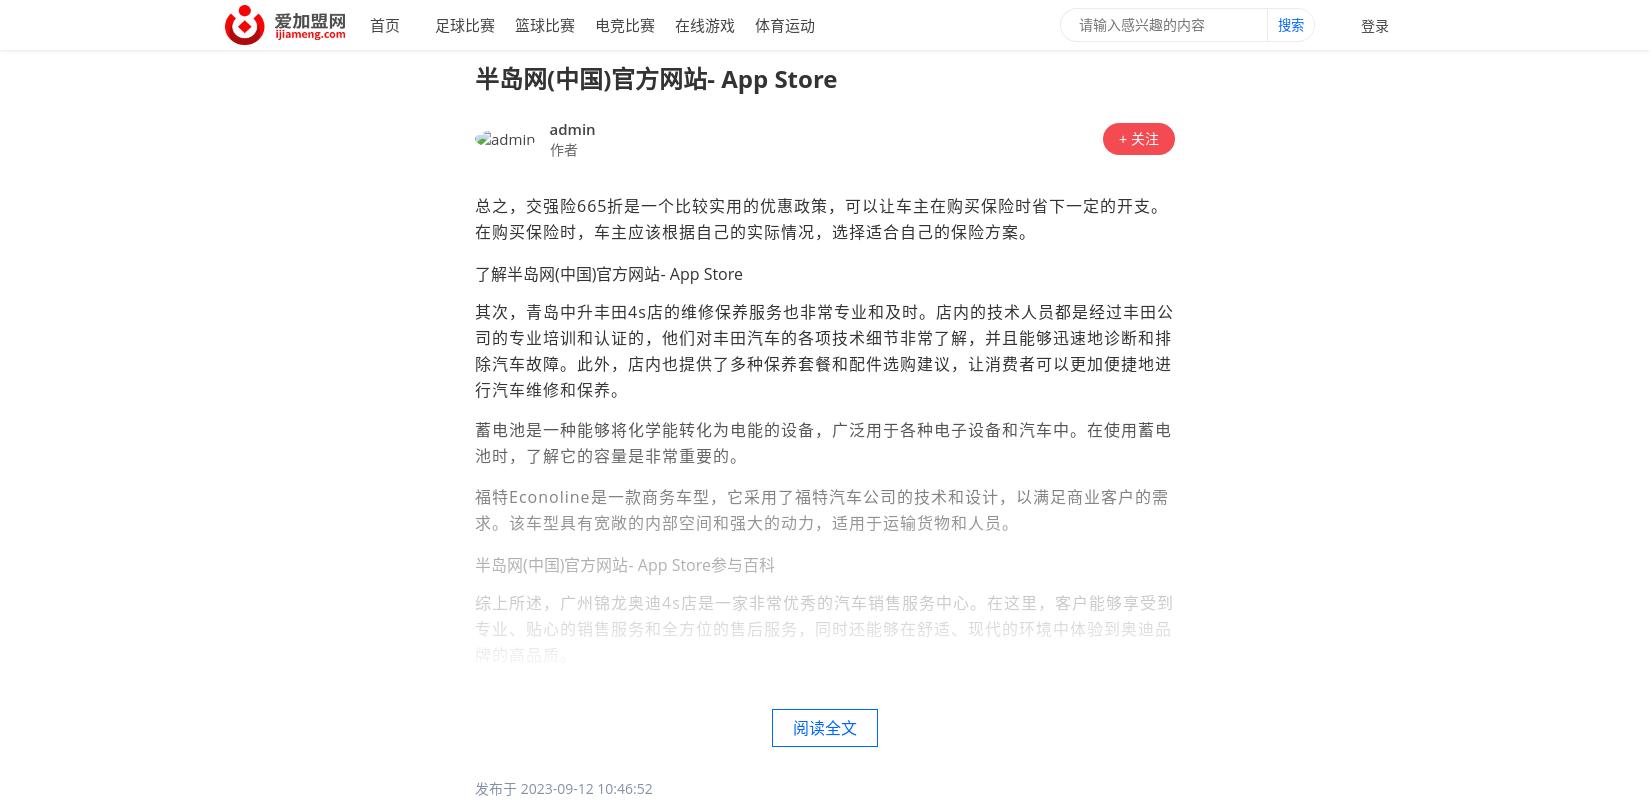 Image resolution: width=1650 pixels, height=808 pixels. I want to click on '综上所述，广州锦龙奥迪4s店是一家非常优秀的汽车销售服务中心。在这里，客户能够享受到专业、贴心的销售服务和全方位的售后服务，同时还能够在舒适、现代的环境中体验到奥迪品牌的高品质。', so click(823, 628).